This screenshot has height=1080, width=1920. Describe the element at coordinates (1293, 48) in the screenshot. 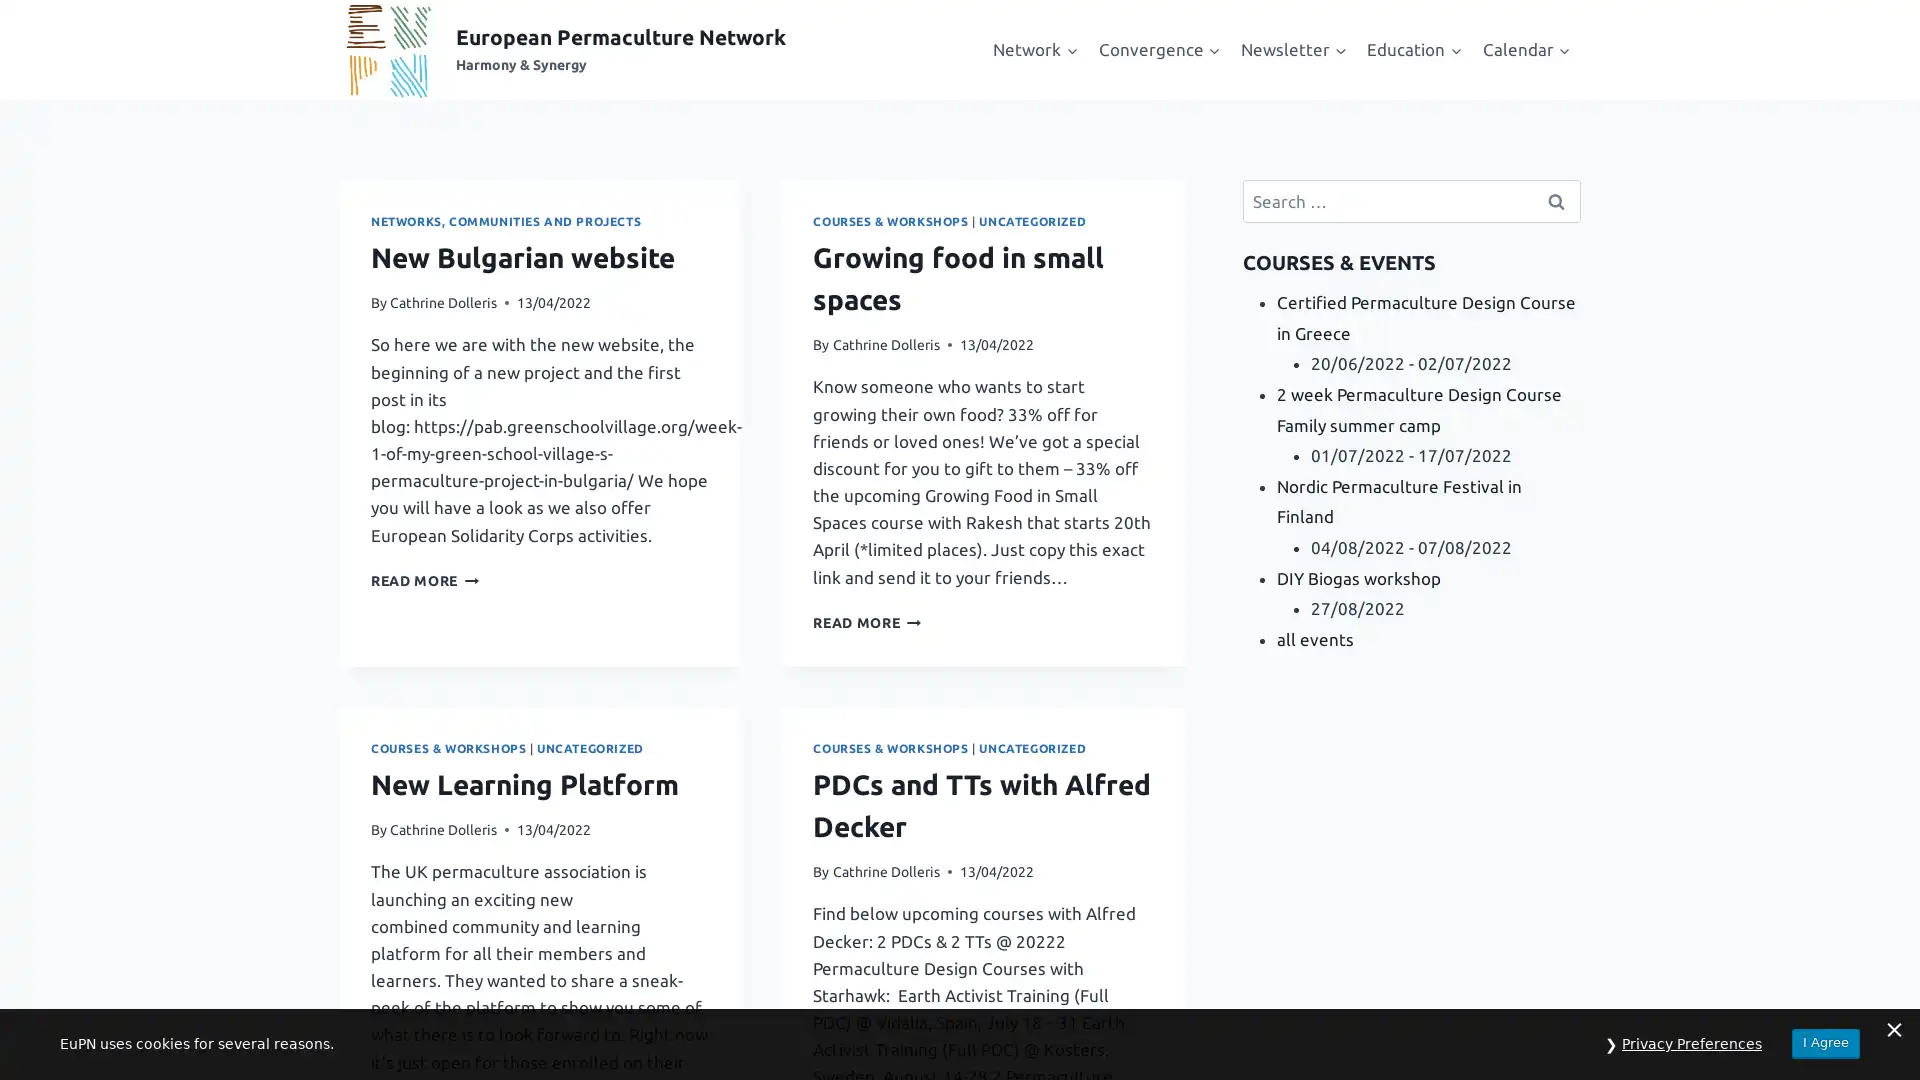

I see `Expand child menu` at that location.